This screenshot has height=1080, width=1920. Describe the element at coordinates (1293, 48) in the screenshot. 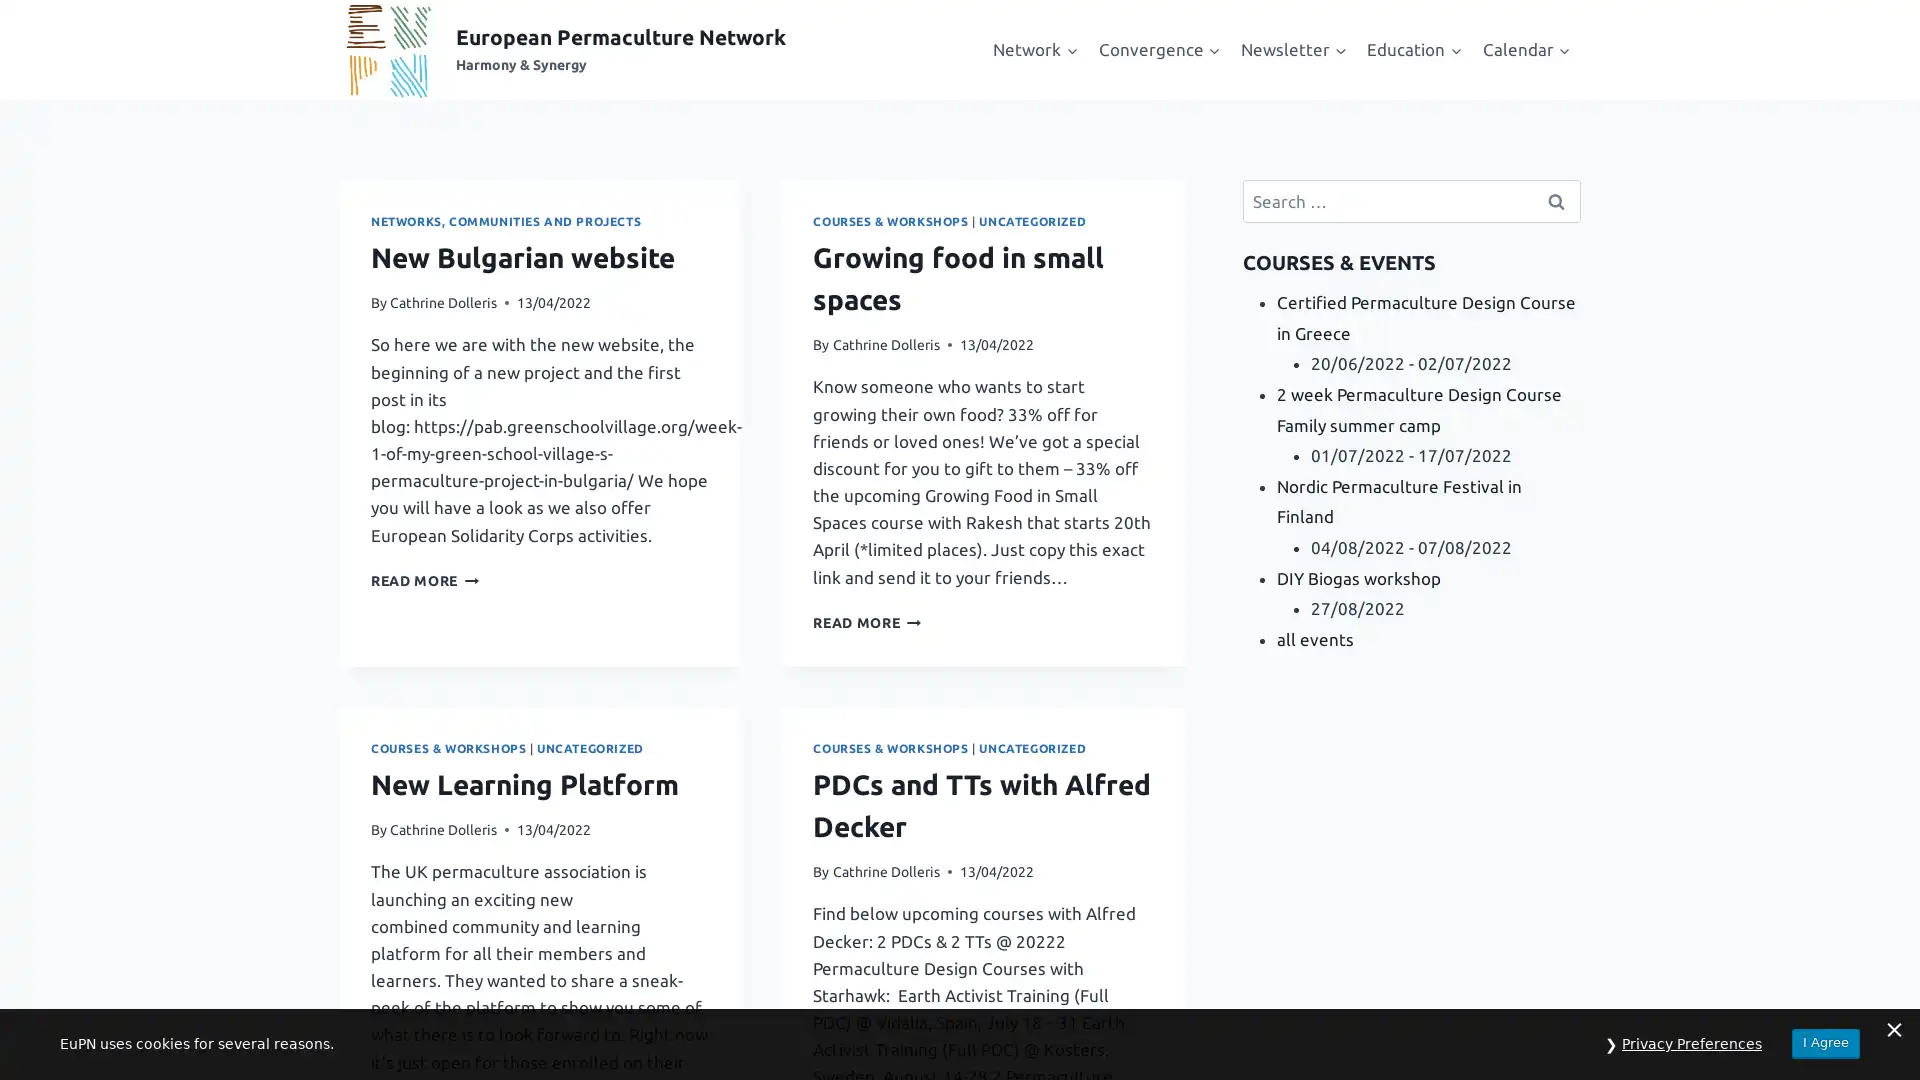

I see `Expand child menu` at that location.